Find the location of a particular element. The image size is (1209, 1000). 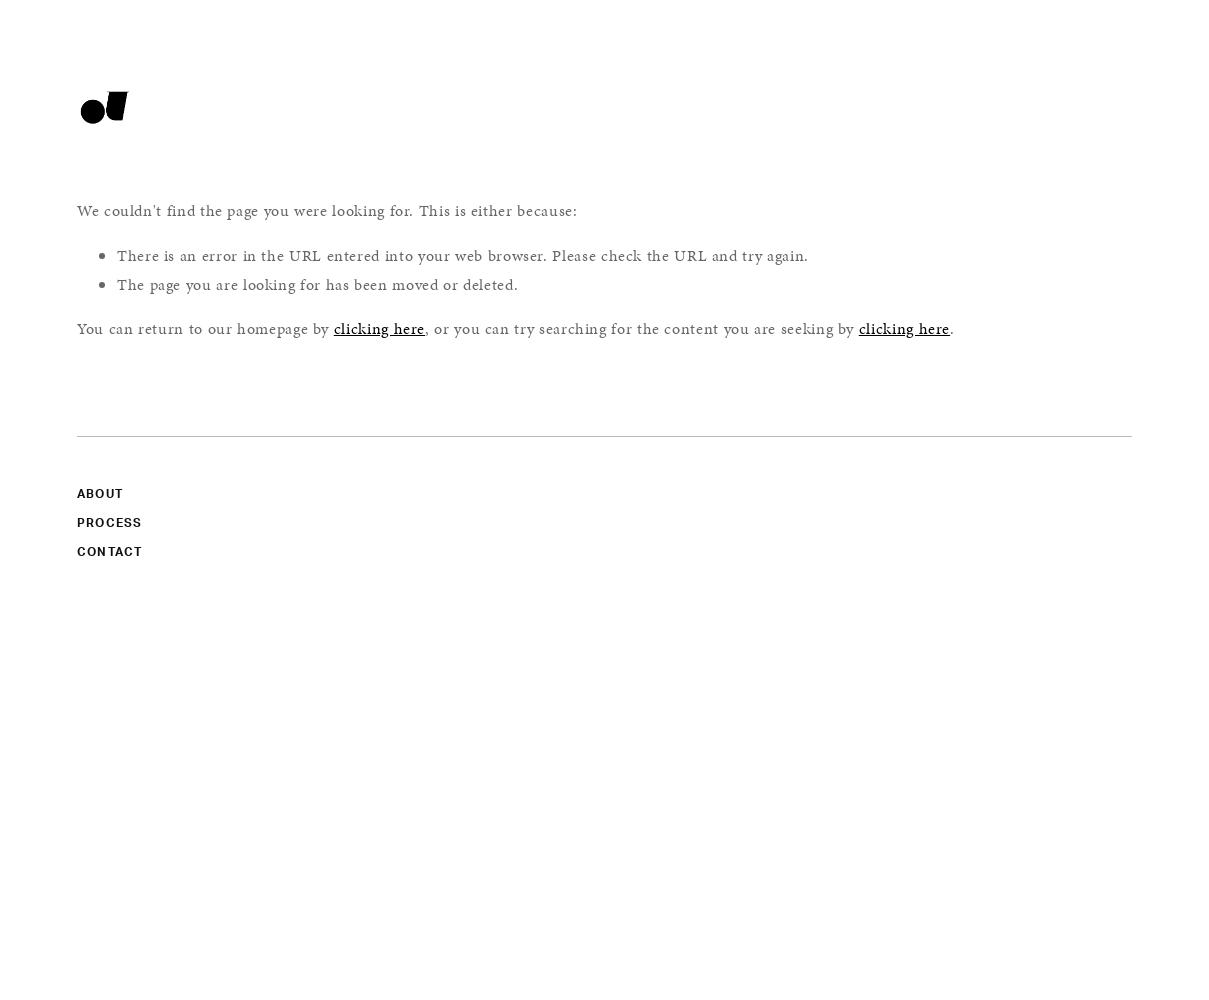

'PROCESS' is located at coordinates (108, 522).